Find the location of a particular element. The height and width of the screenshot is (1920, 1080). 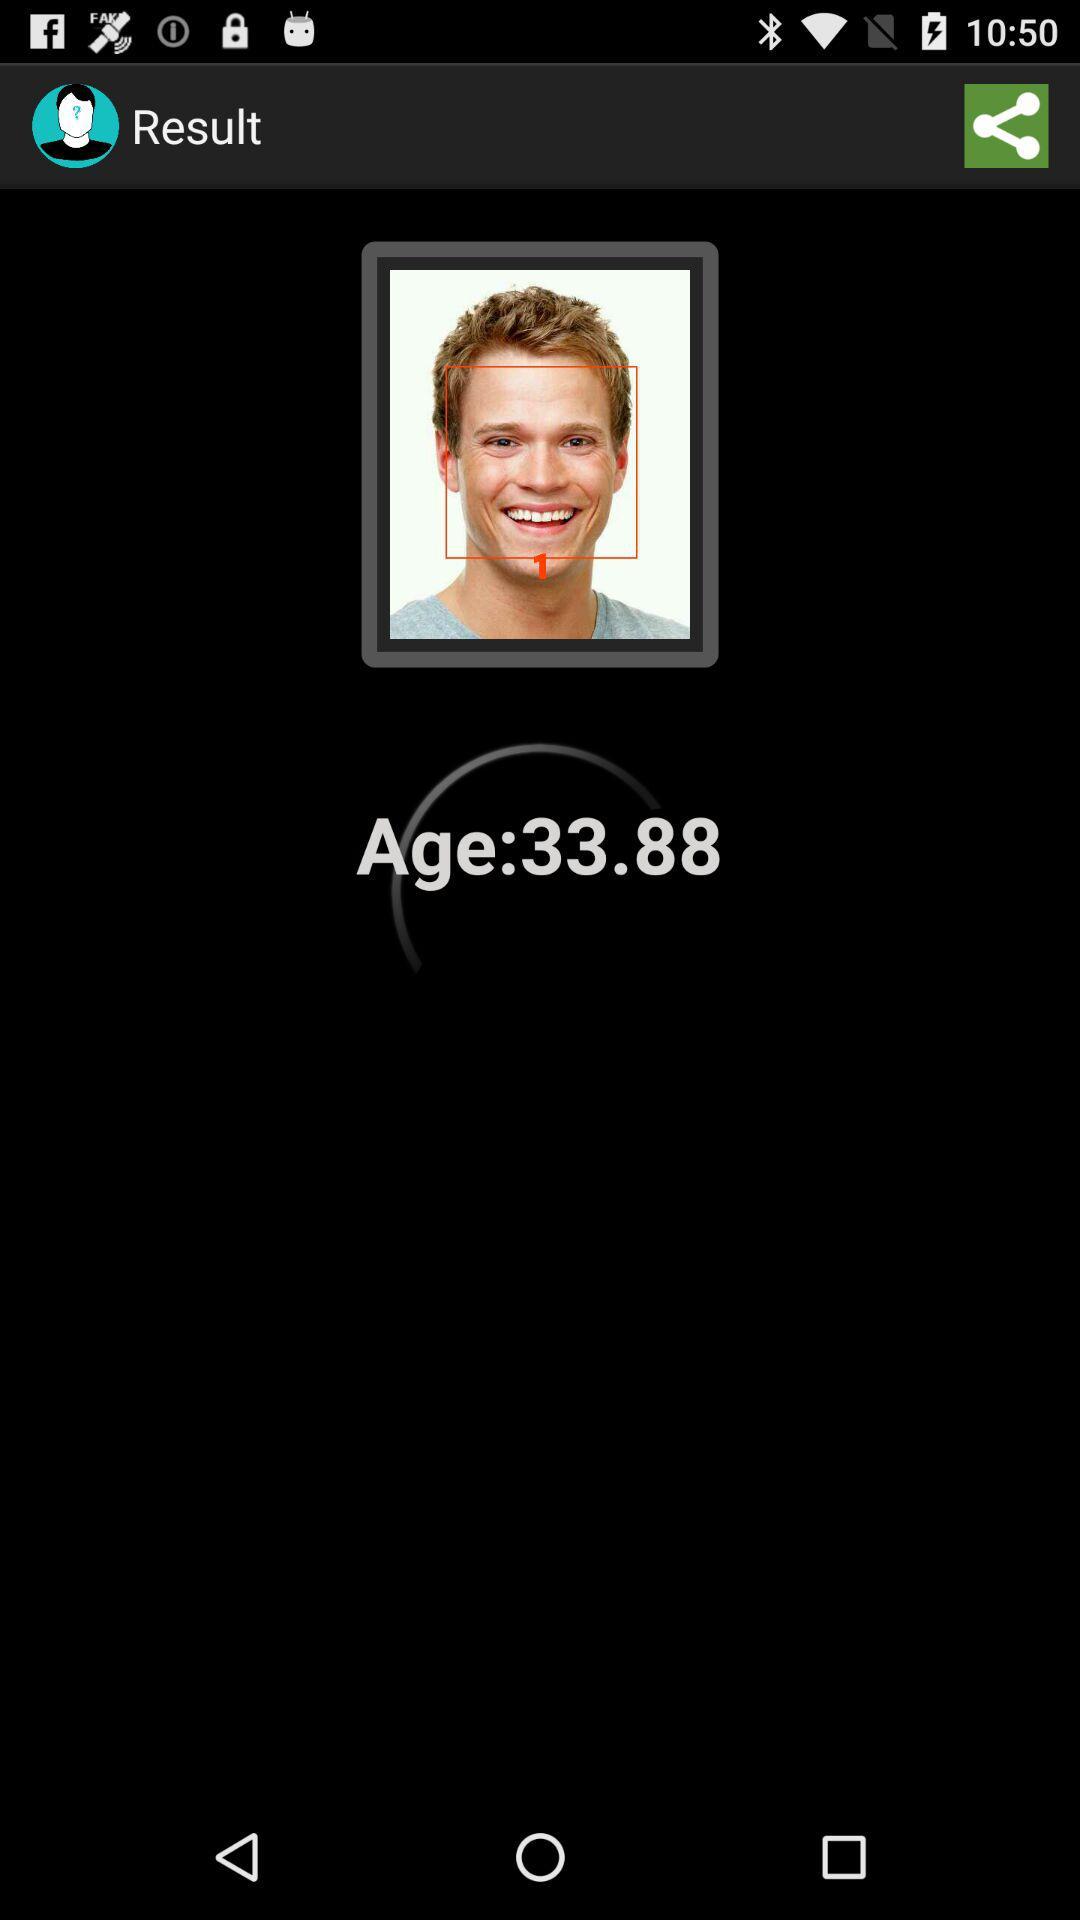

the app to the right of the result icon is located at coordinates (1006, 124).